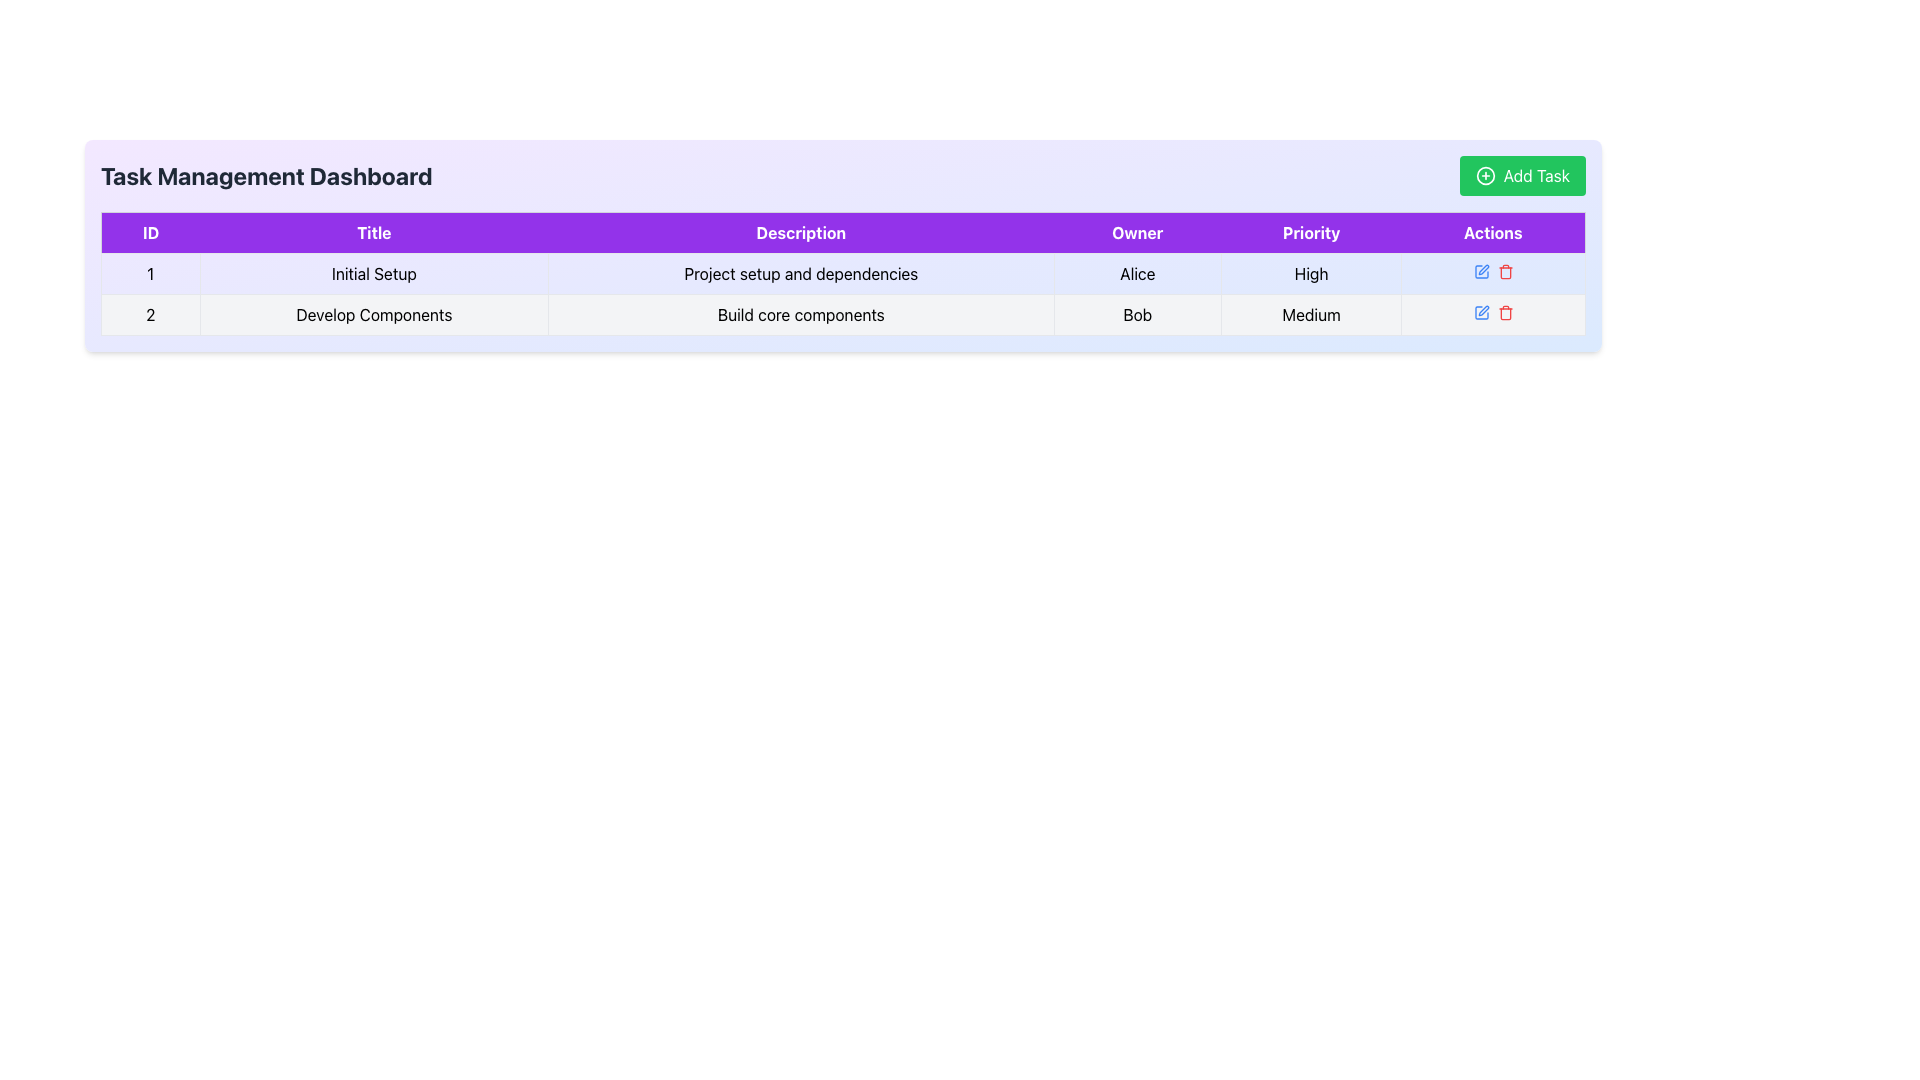  What do you see at coordinates (1481, 312) in the screenshot?
I see `the edit icon button in the Actions column of the second row for the task 'Develop Components'` at bounding box center [1481, 312].